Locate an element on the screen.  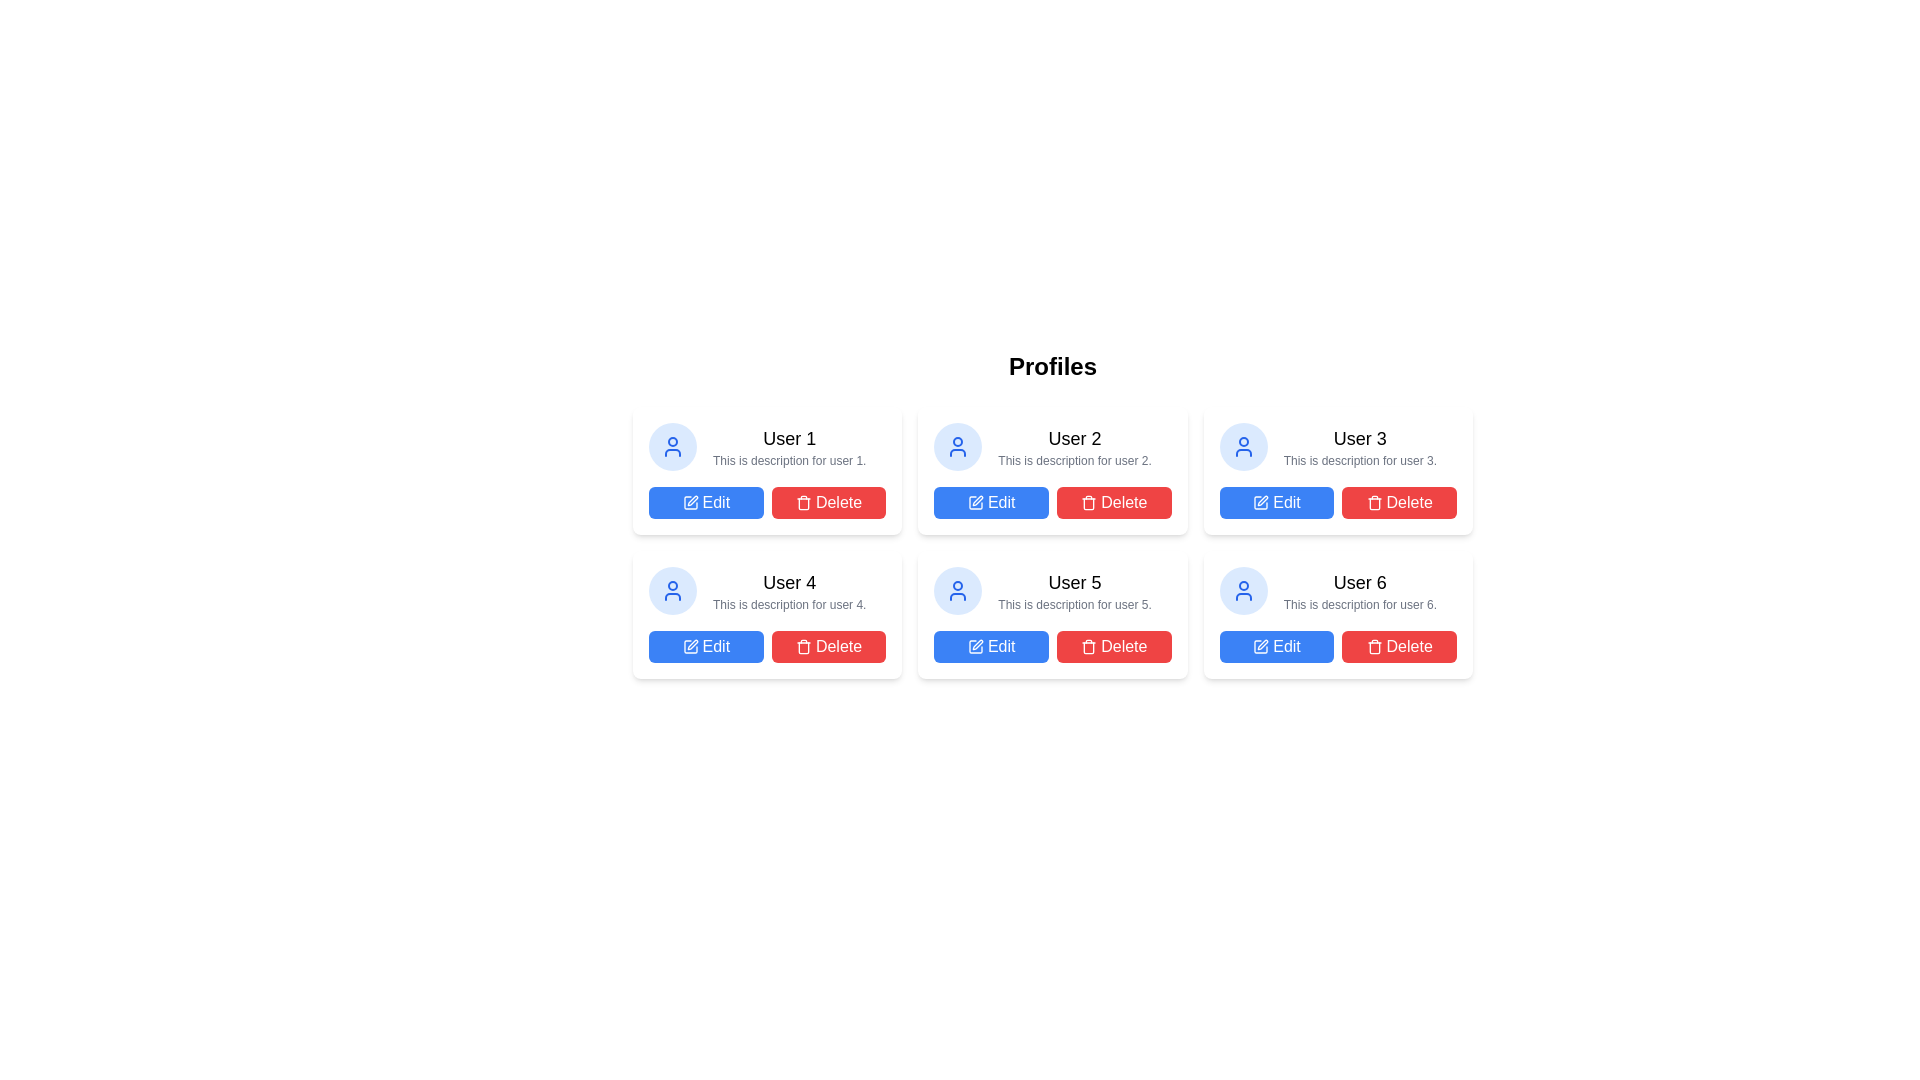
the 'Delete' button located to the right of the 'Edit' button in the profile card for 'User 5' is located at coordinates (1112, 647).